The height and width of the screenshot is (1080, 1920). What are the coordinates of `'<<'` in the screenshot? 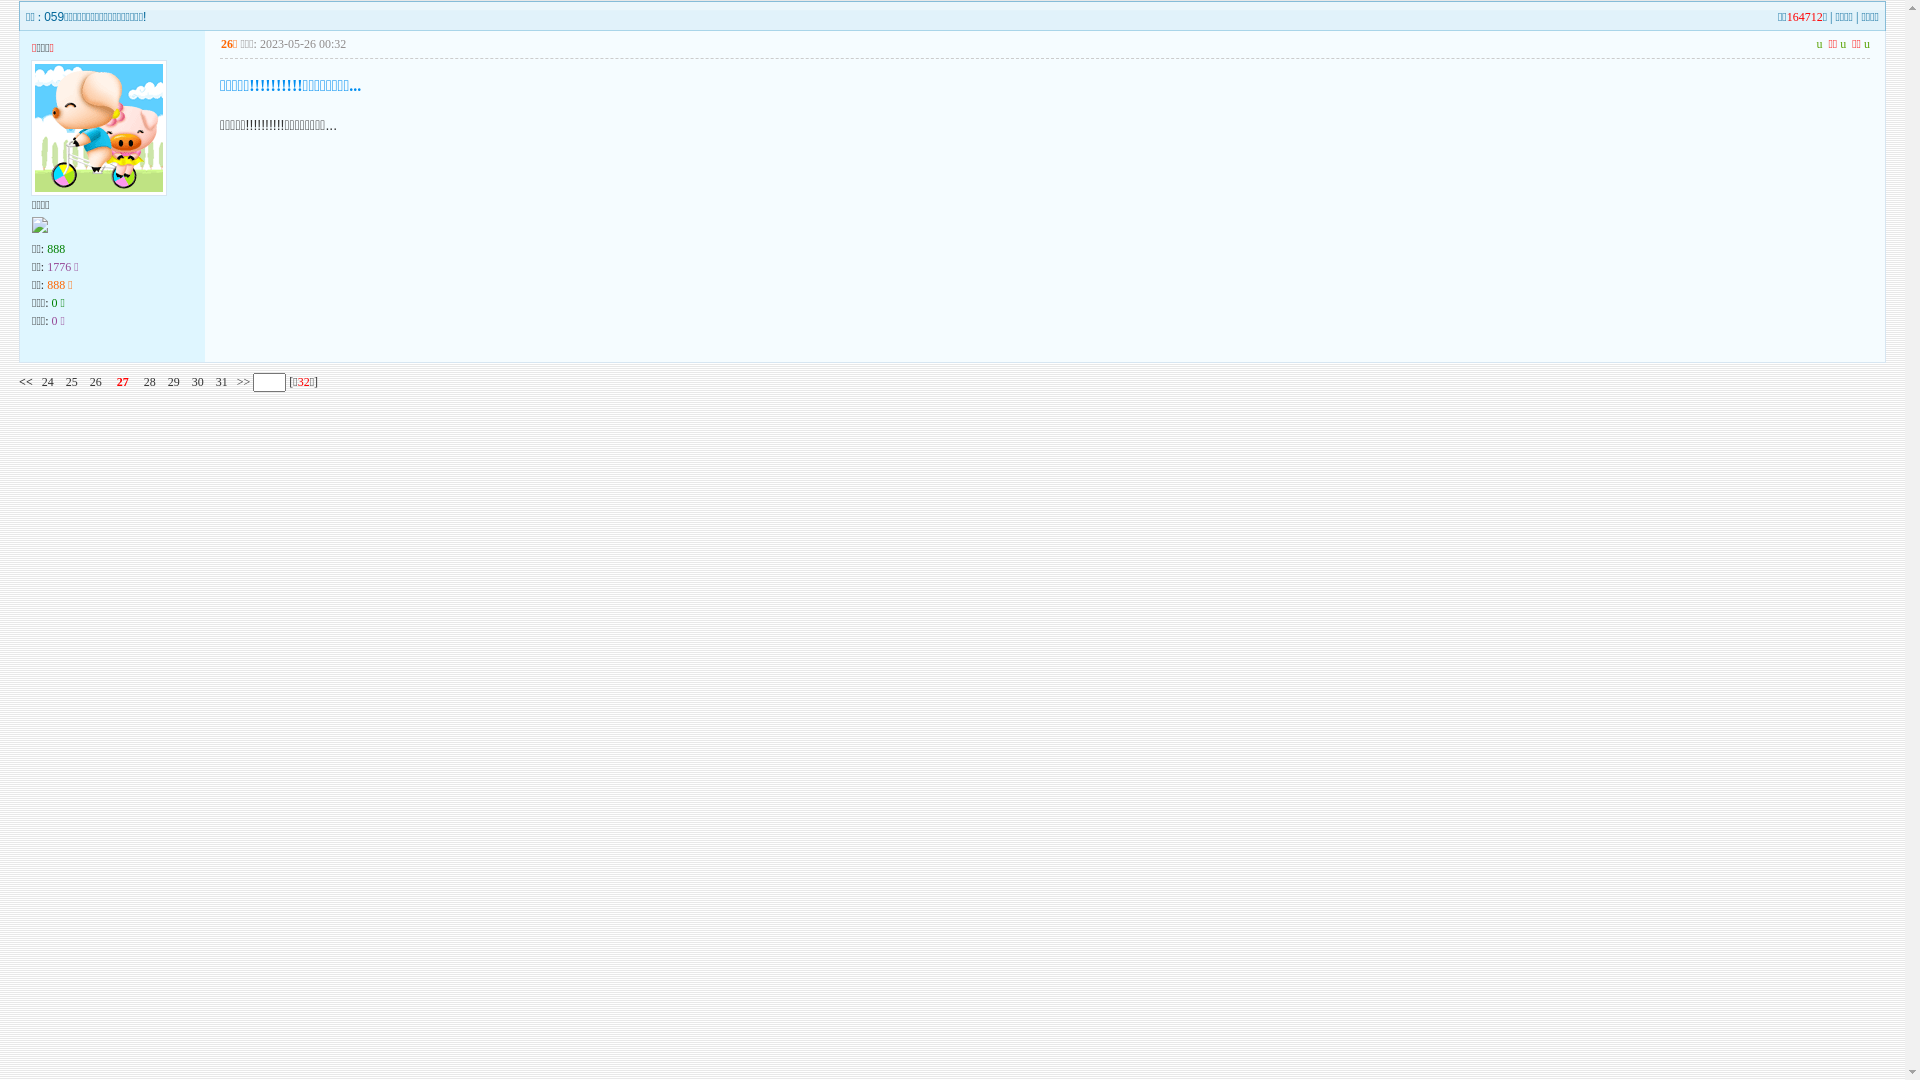 It's located at (25, 381).